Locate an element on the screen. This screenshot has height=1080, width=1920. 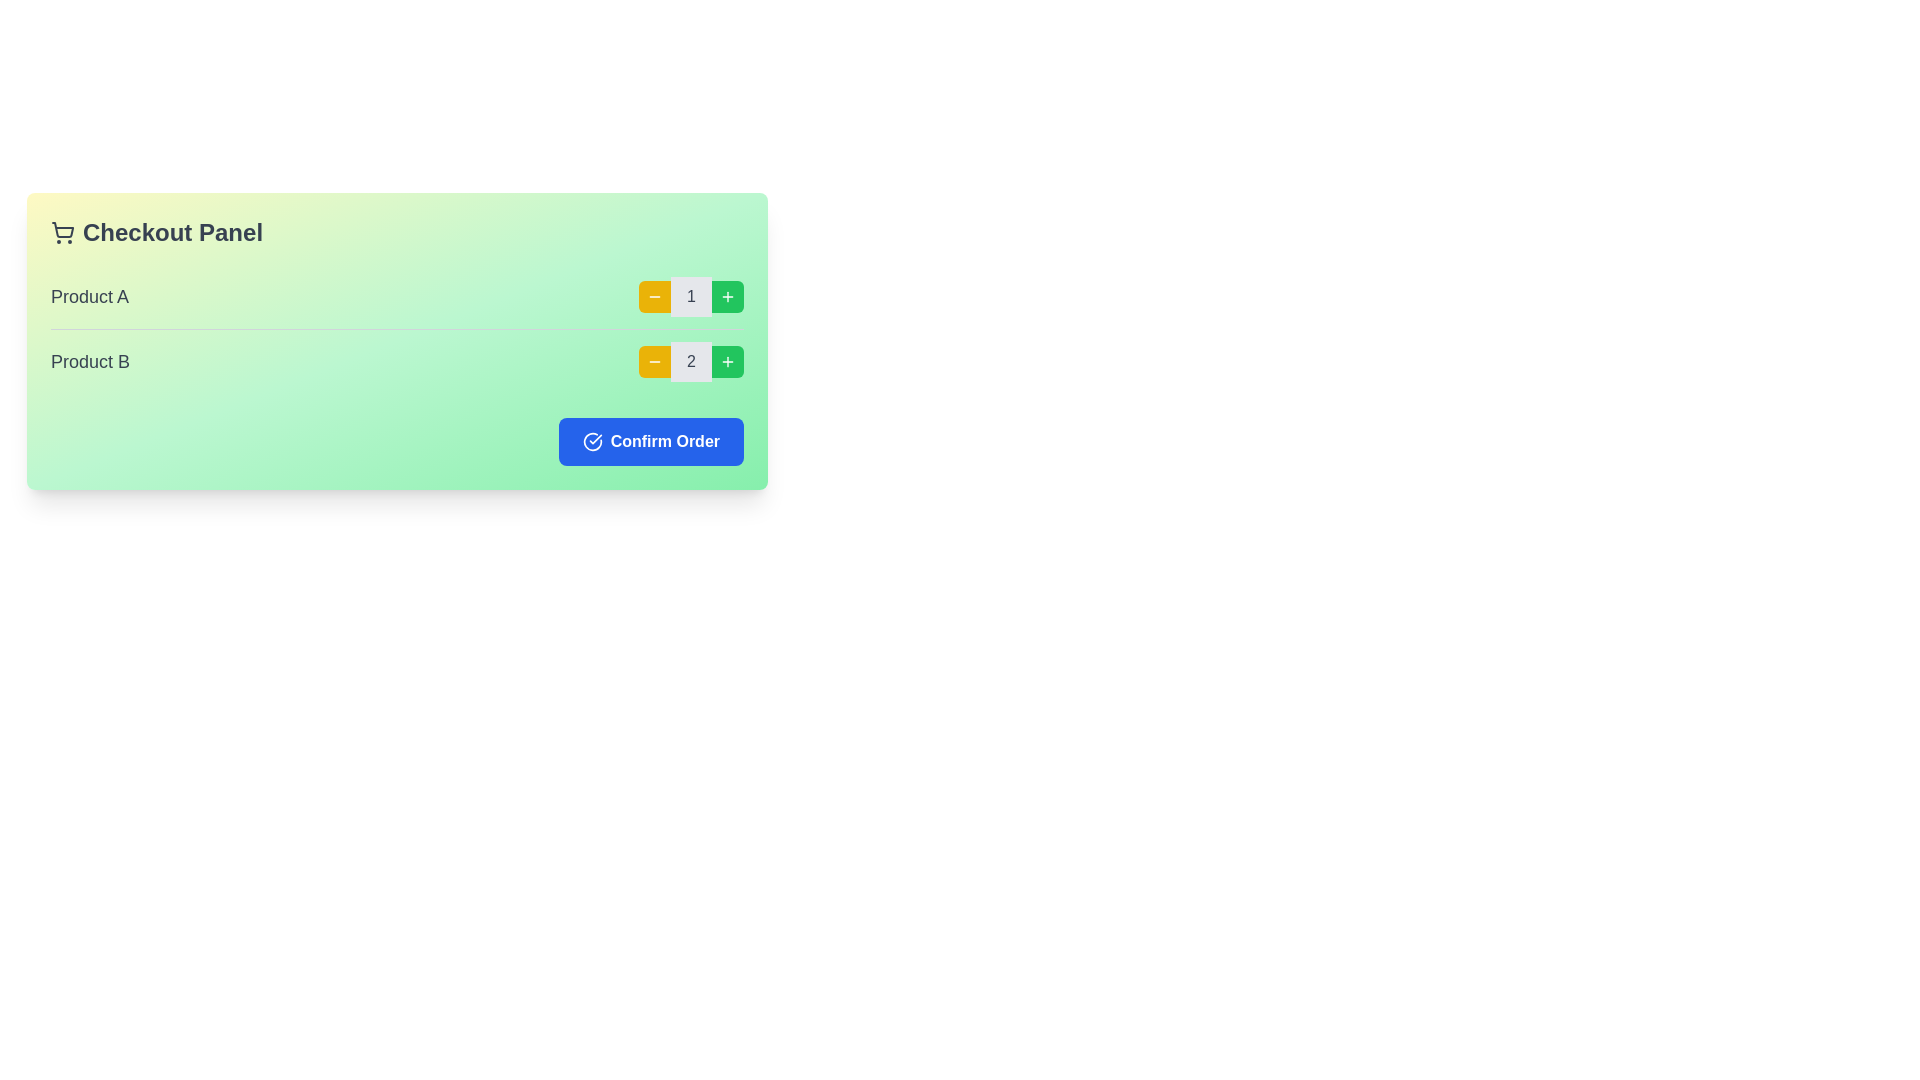
the adjacent buttons (minus and plus) to change the quantity displayed in the non-editable text field located between them in the upper item row is located at coordinates (641, 297).